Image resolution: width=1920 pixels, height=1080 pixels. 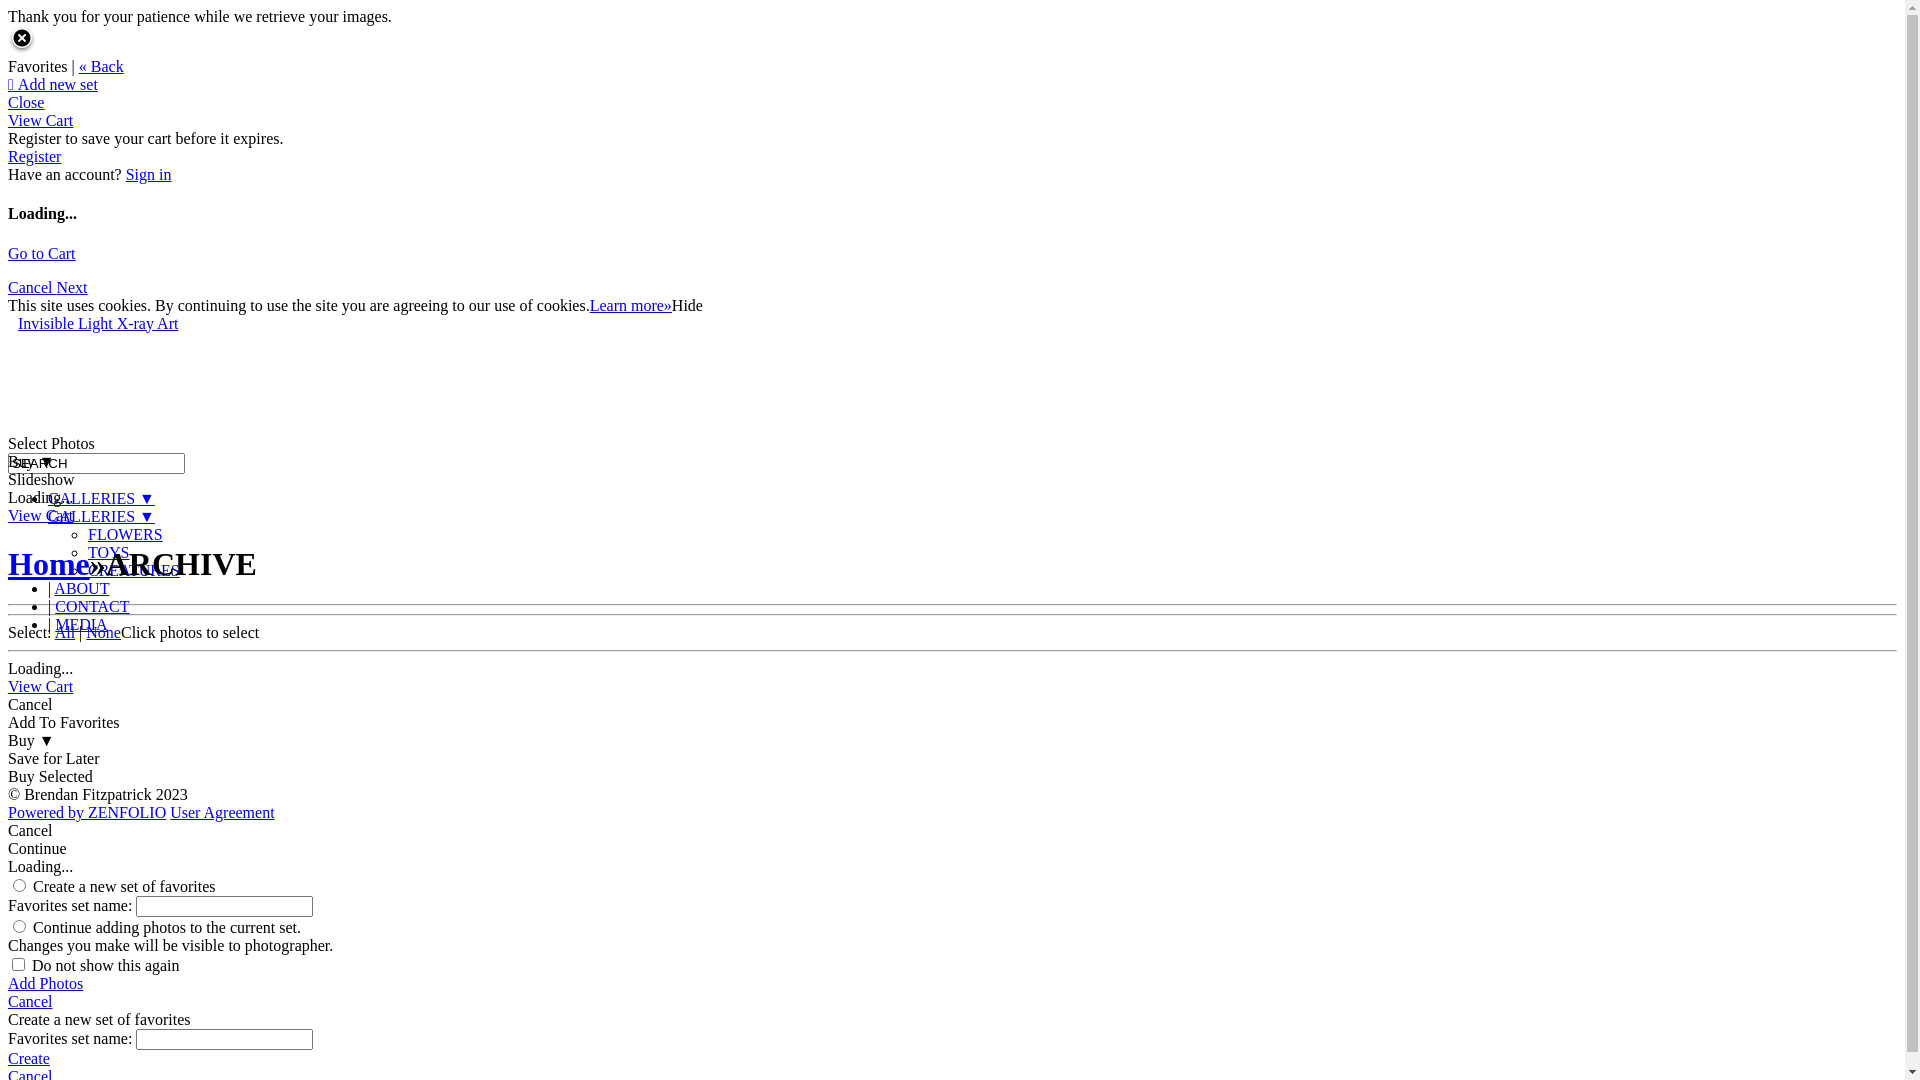 I want to click on 'FLOWERS', so click(x=124, y=533).